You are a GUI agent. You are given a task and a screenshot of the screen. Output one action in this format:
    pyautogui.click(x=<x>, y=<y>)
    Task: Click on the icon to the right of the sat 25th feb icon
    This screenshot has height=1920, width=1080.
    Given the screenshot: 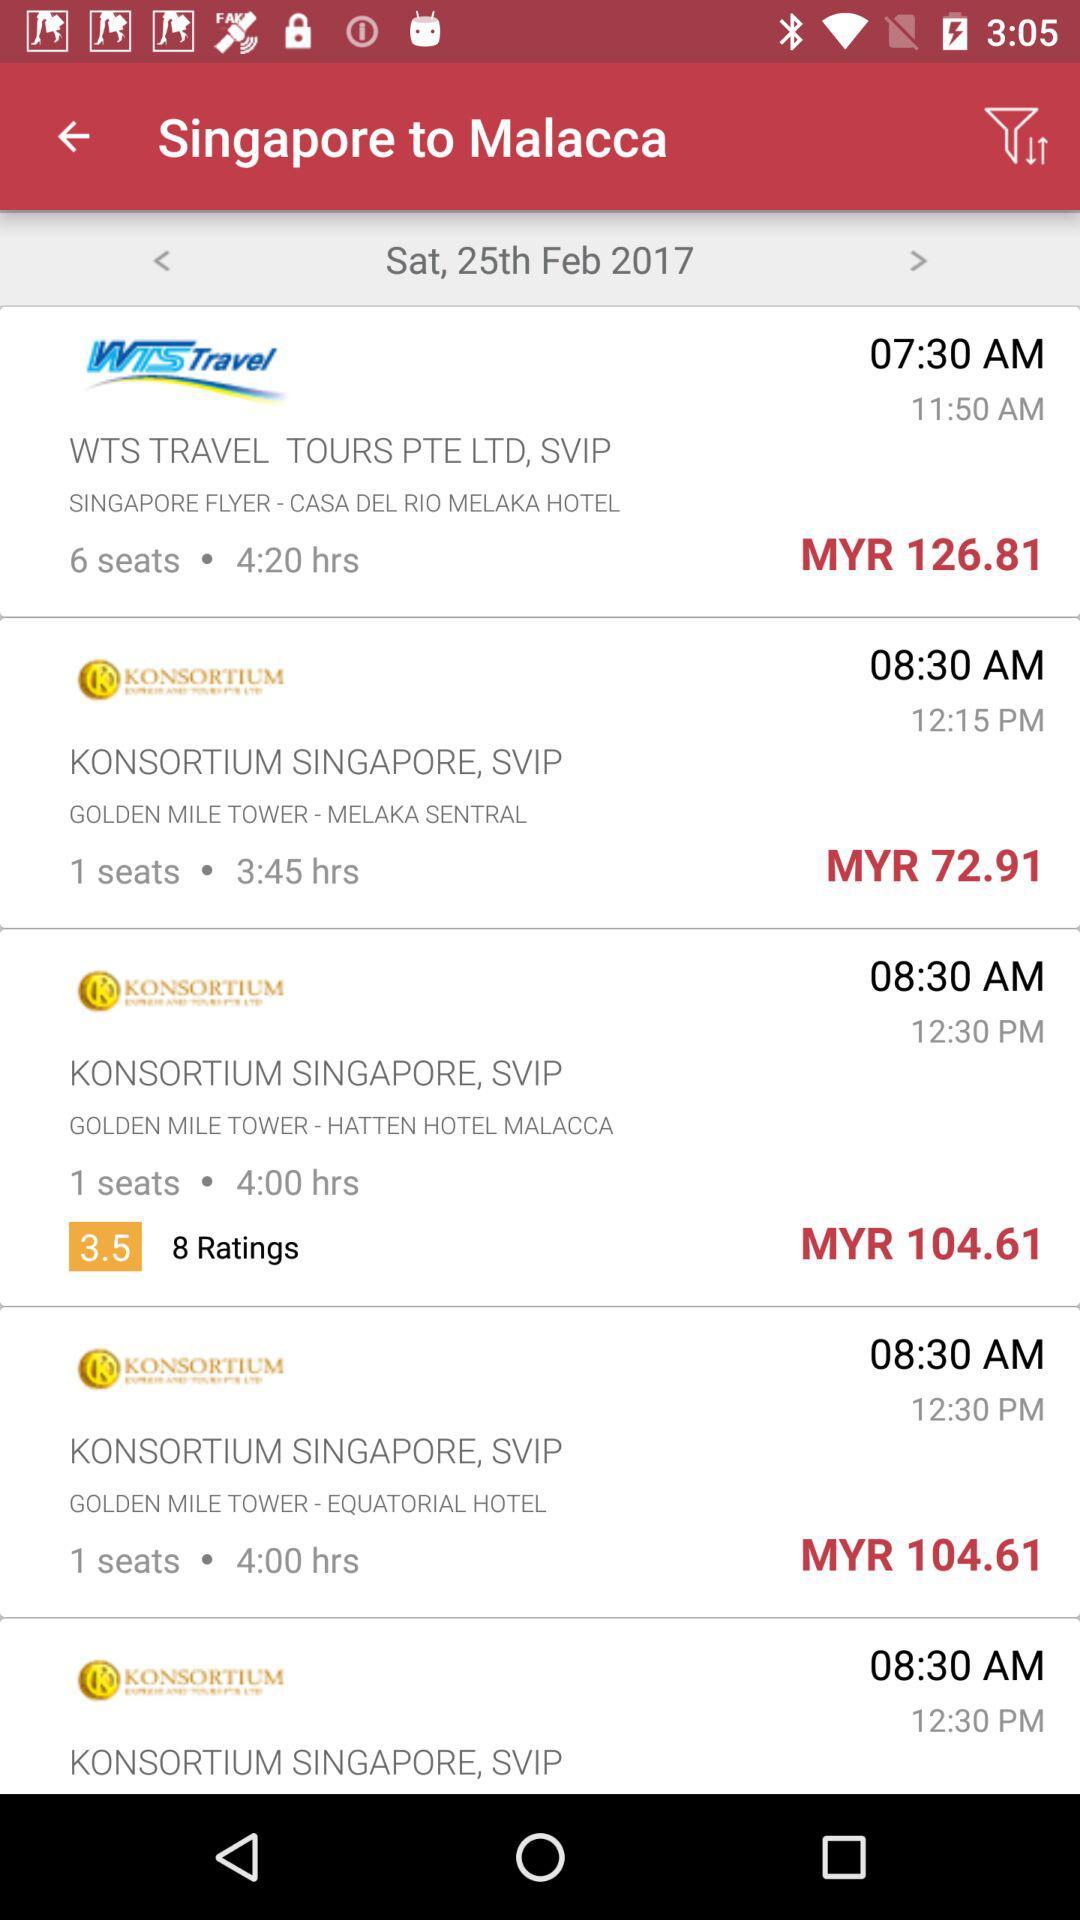 What is the action you would take?
    pyautogui.click(x=918, y=257)
    